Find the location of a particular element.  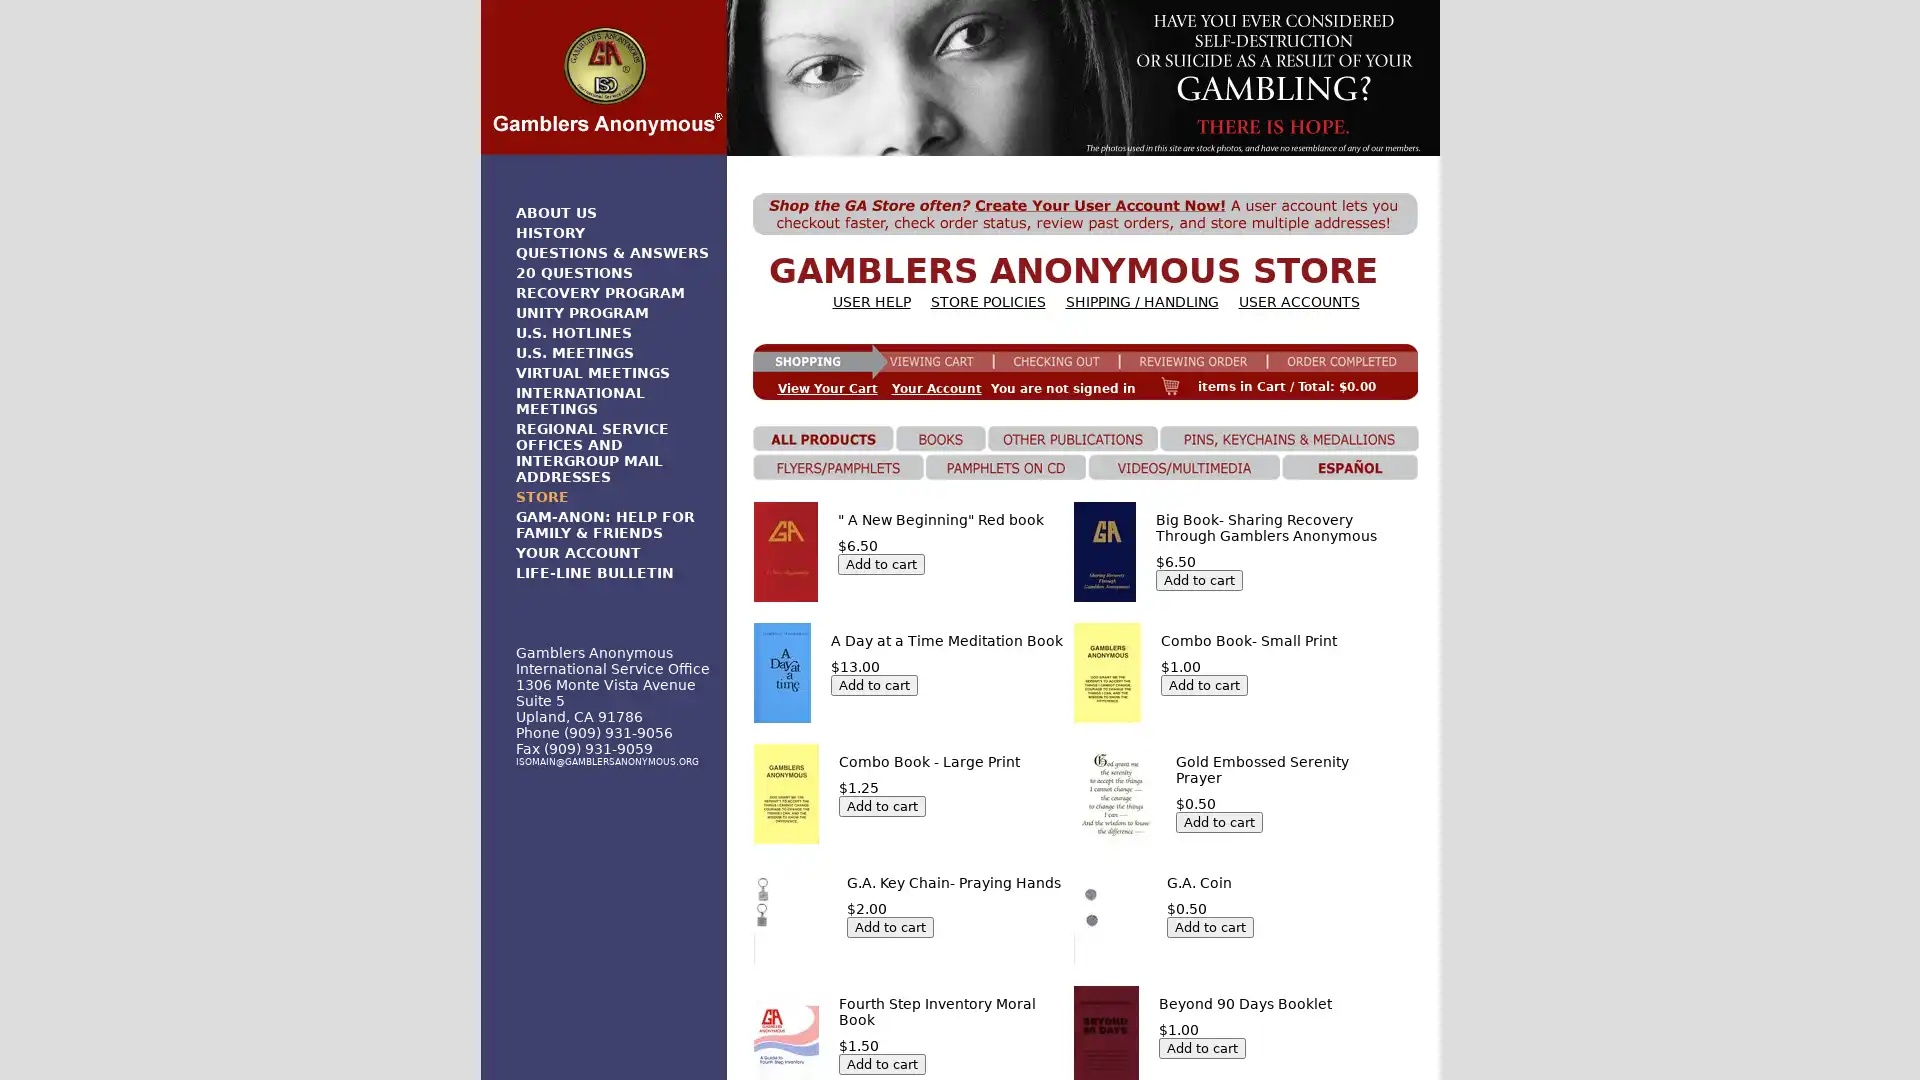

Add to cart is located at coordinates (880, 804).